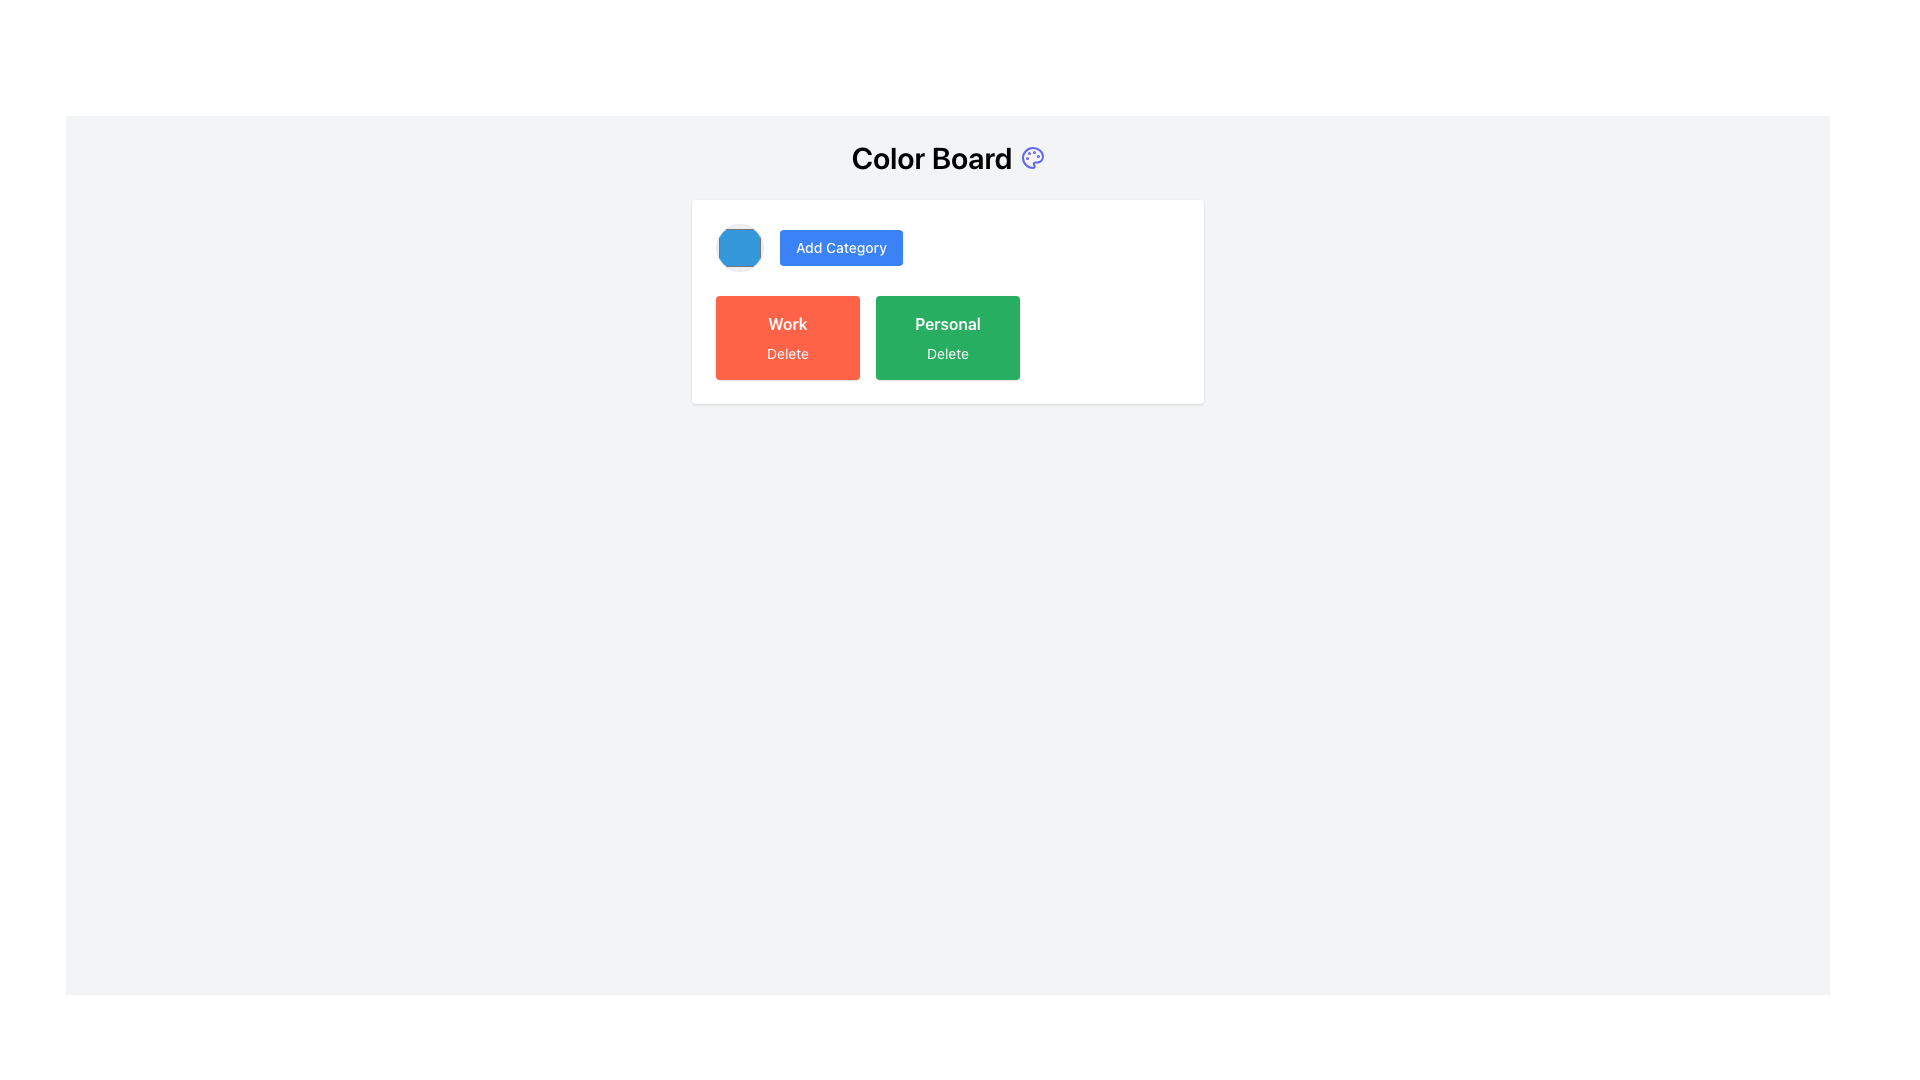 The image size is (1920, 1080). Describe the element at coordinates (841, 246) in the screenshot. I see `the second button in the horizontal alignment that adds a new category, located near the top-left corner of the white panel` at that location.